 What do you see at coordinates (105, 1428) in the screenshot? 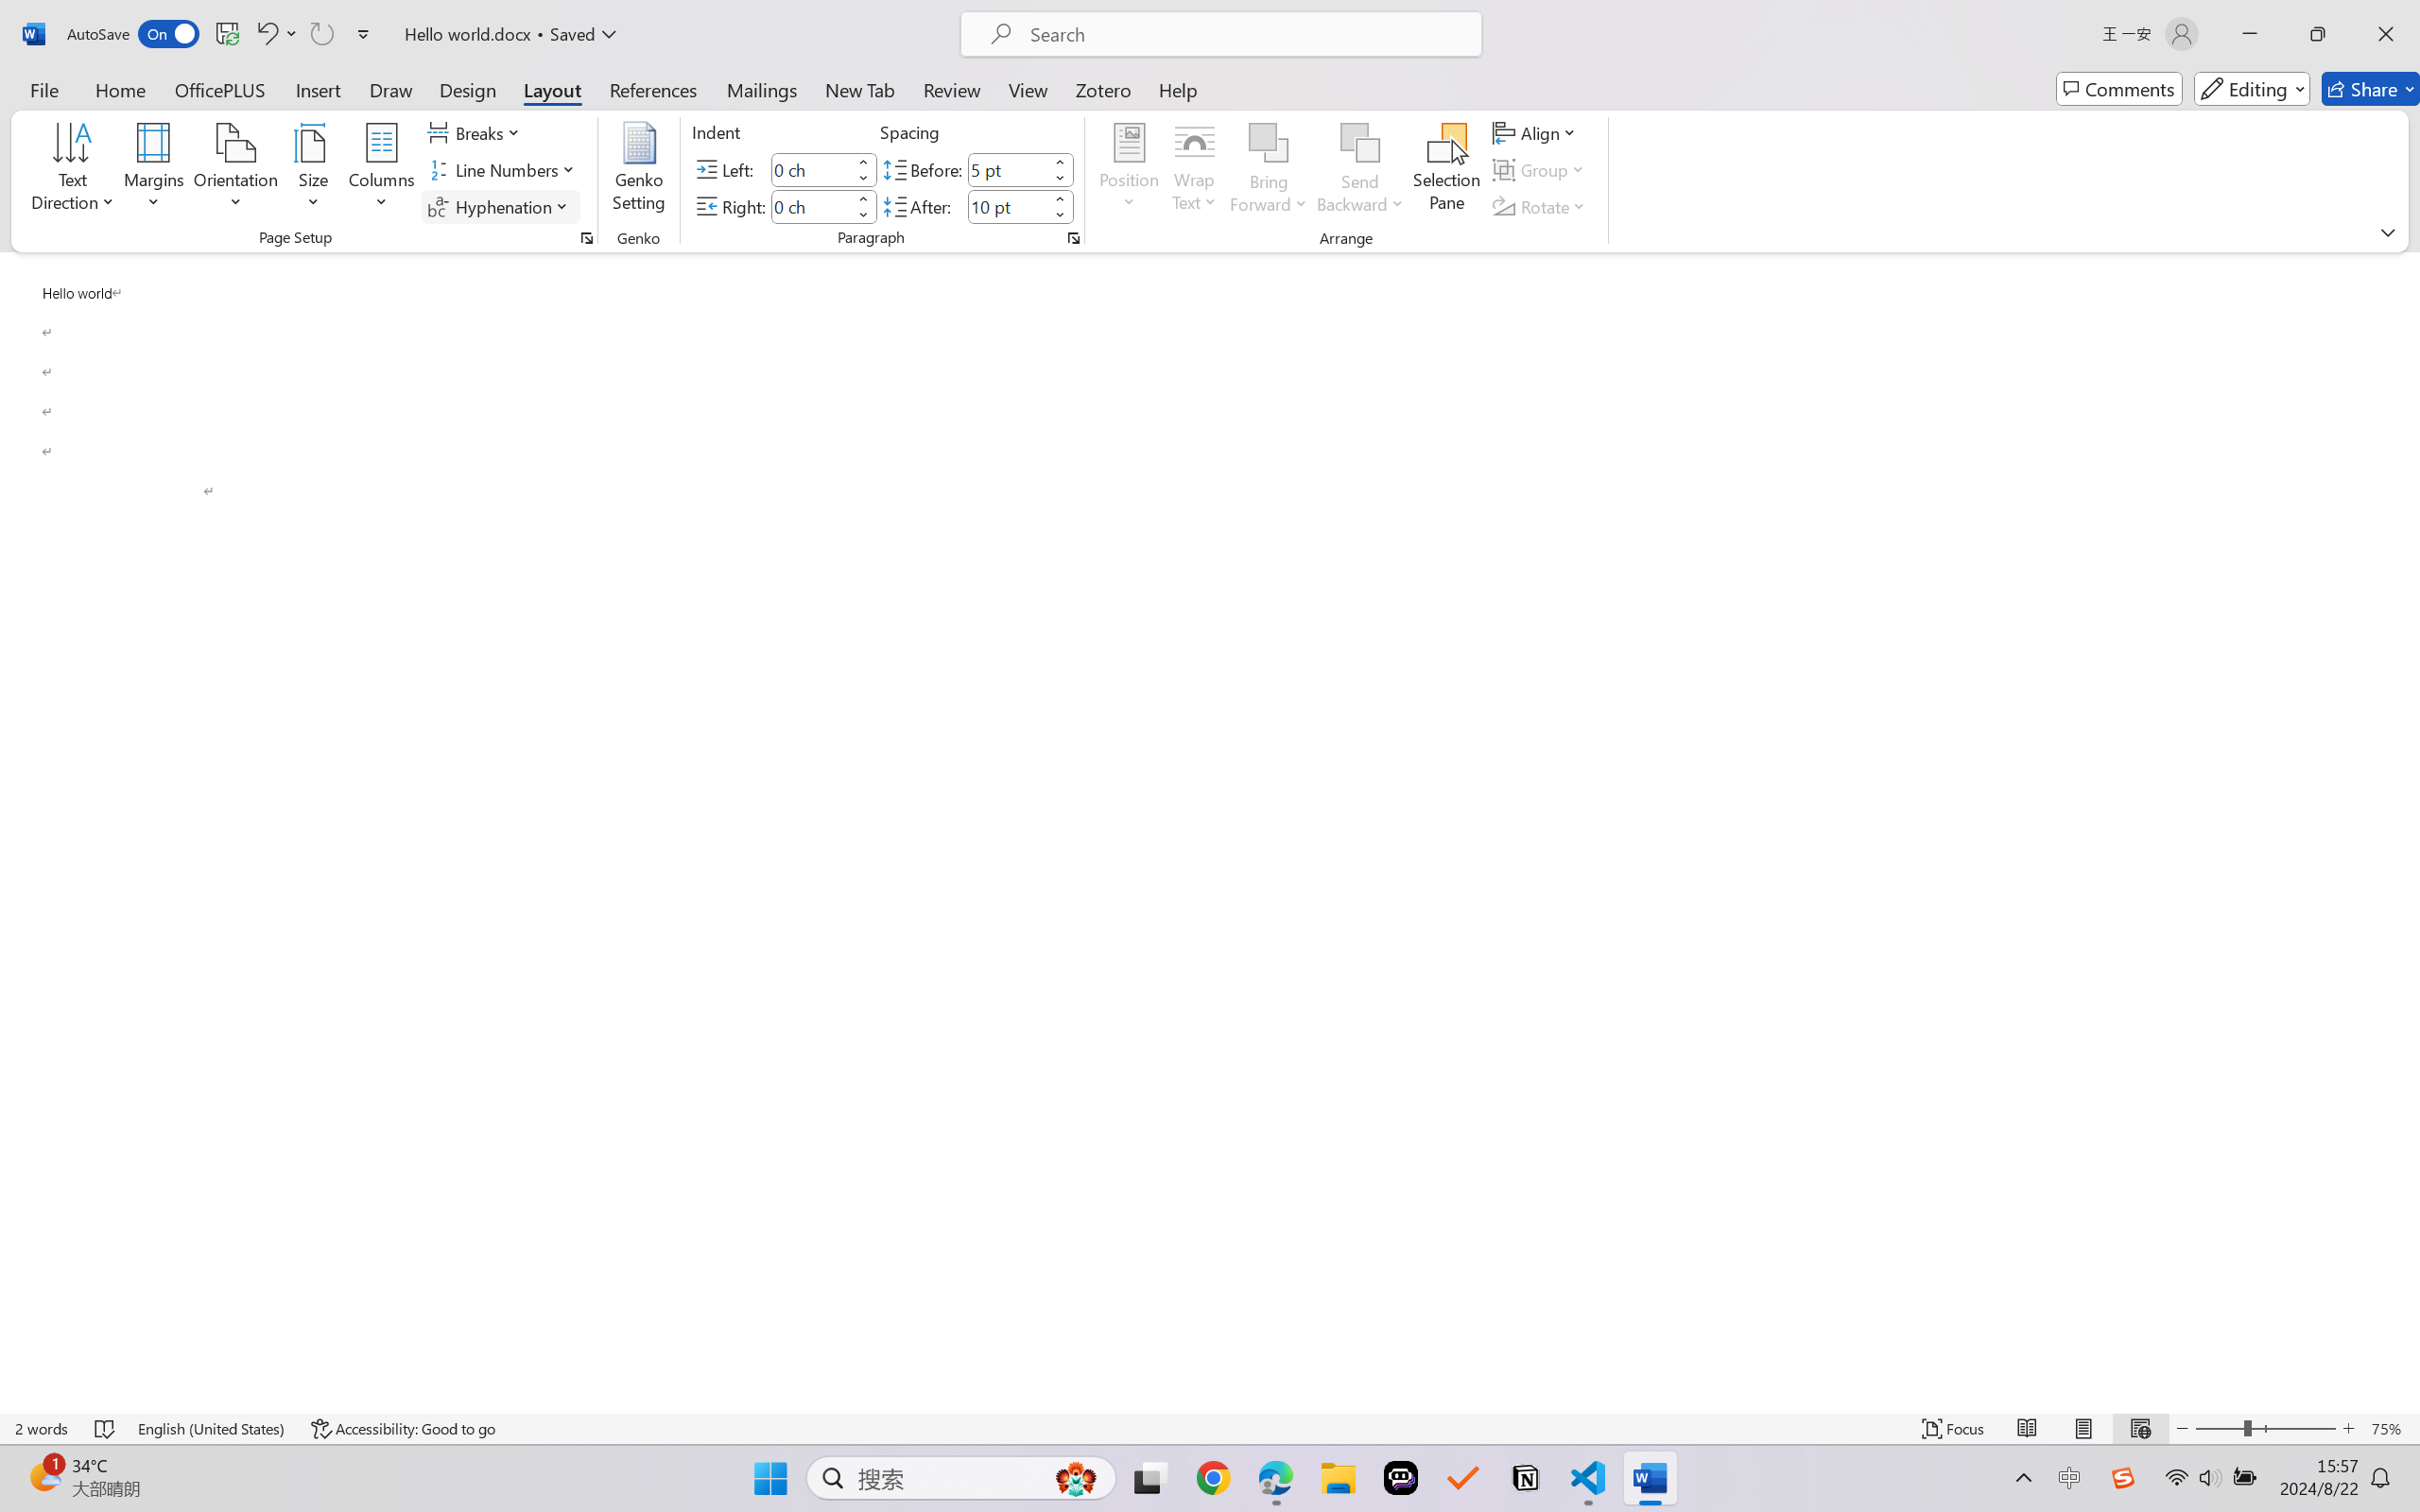
I see `'Spelling and Grammar Check No Errors'` at bounding box center [105, 1428].